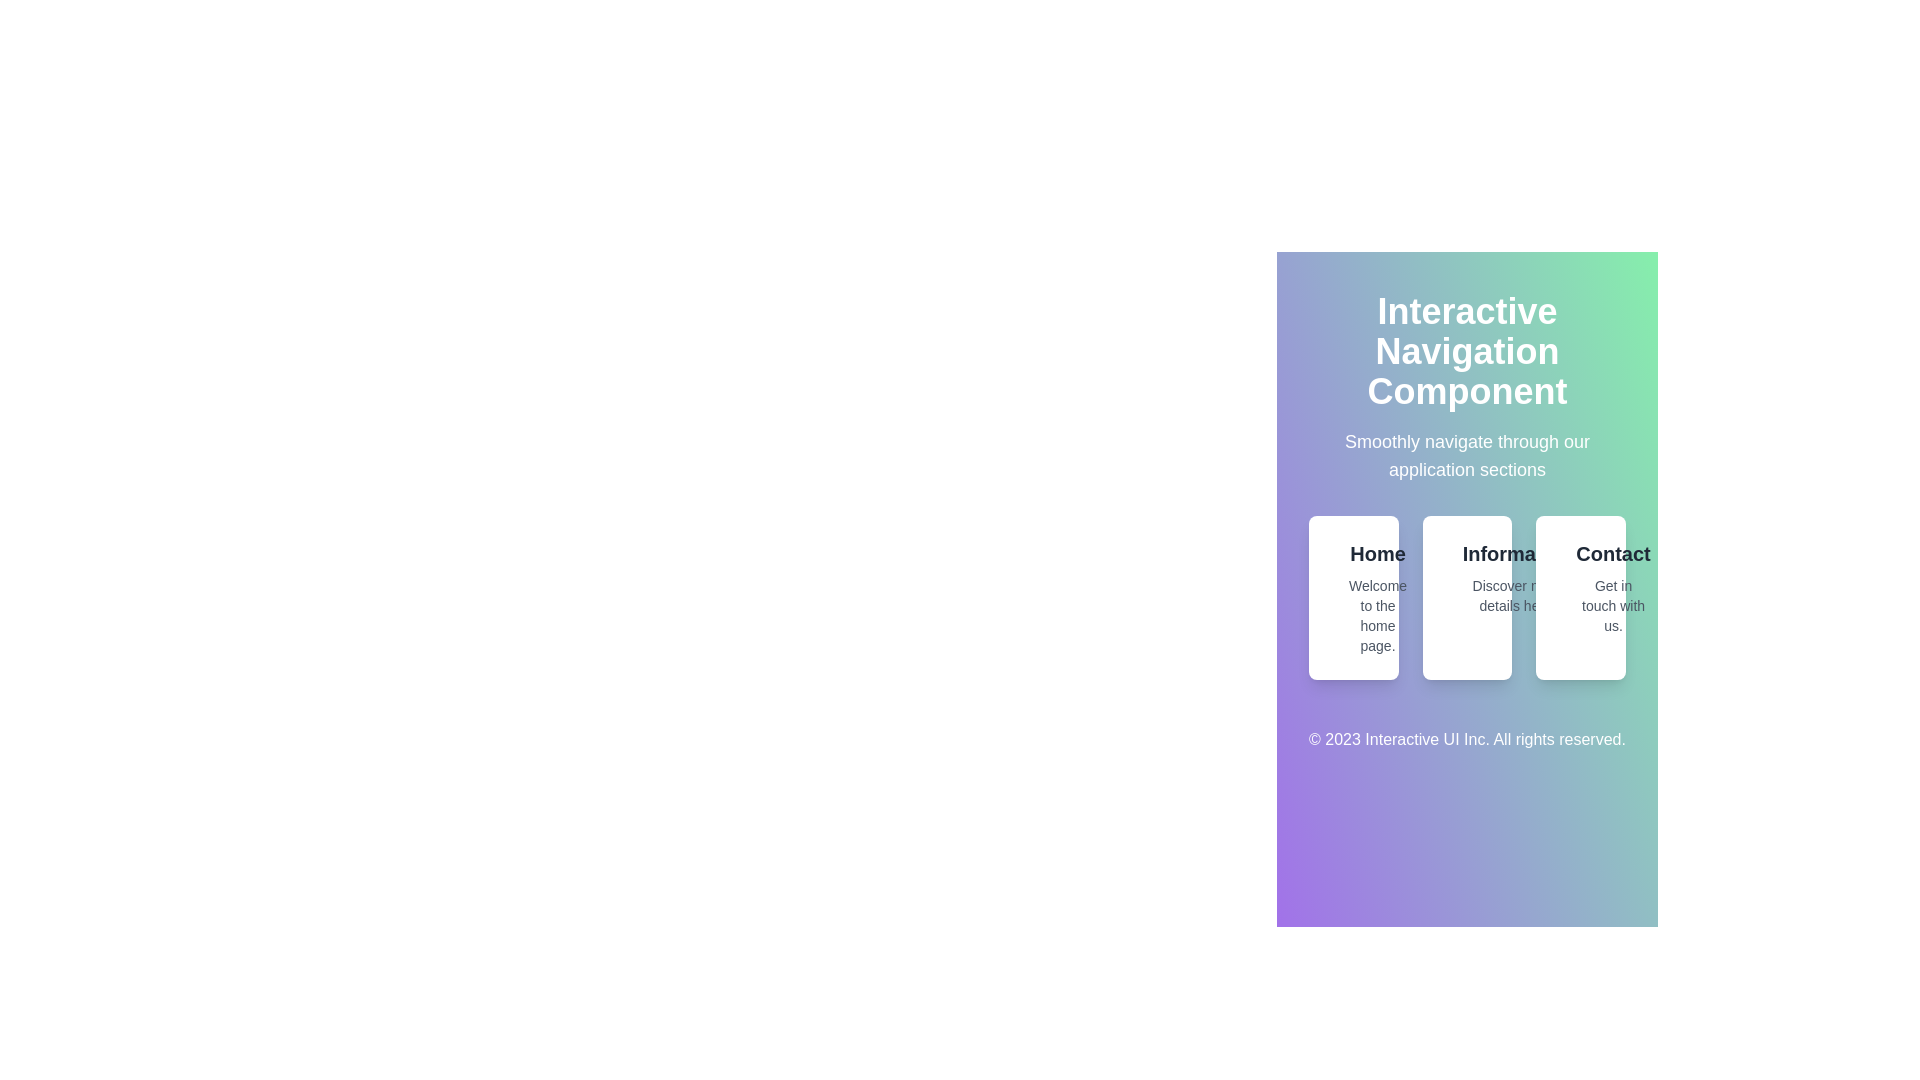 The width and height of the screenshot is (1920, 1080). What do you see at coordinates (1467, 388) in the screenshot?
I see `the introductory Text content block at the top of the application layout, which provides information about the application's navigation features` at bounding box center [1467, 388].